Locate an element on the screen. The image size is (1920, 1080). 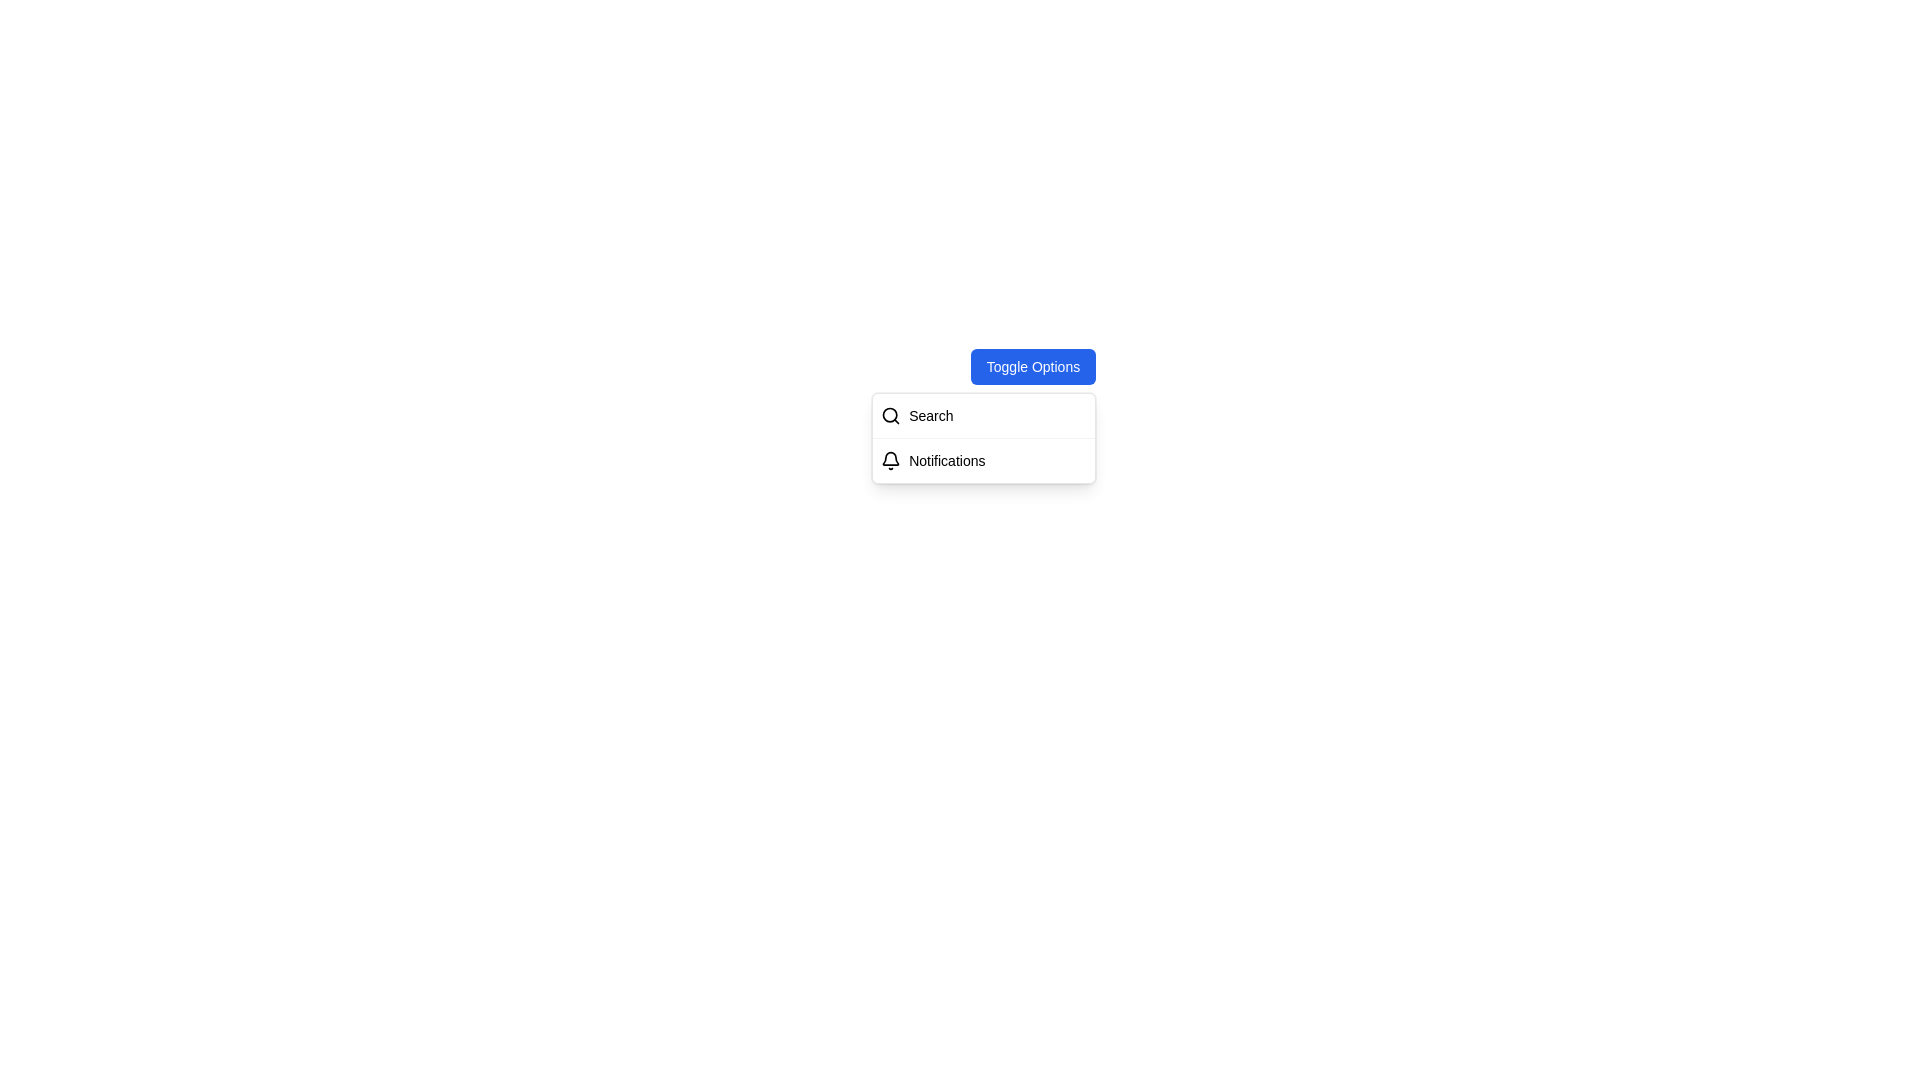
the 'Search' text label located in the dropdown menu, which describes the functionality of the associated search icon is located at coordinates (930, 415).